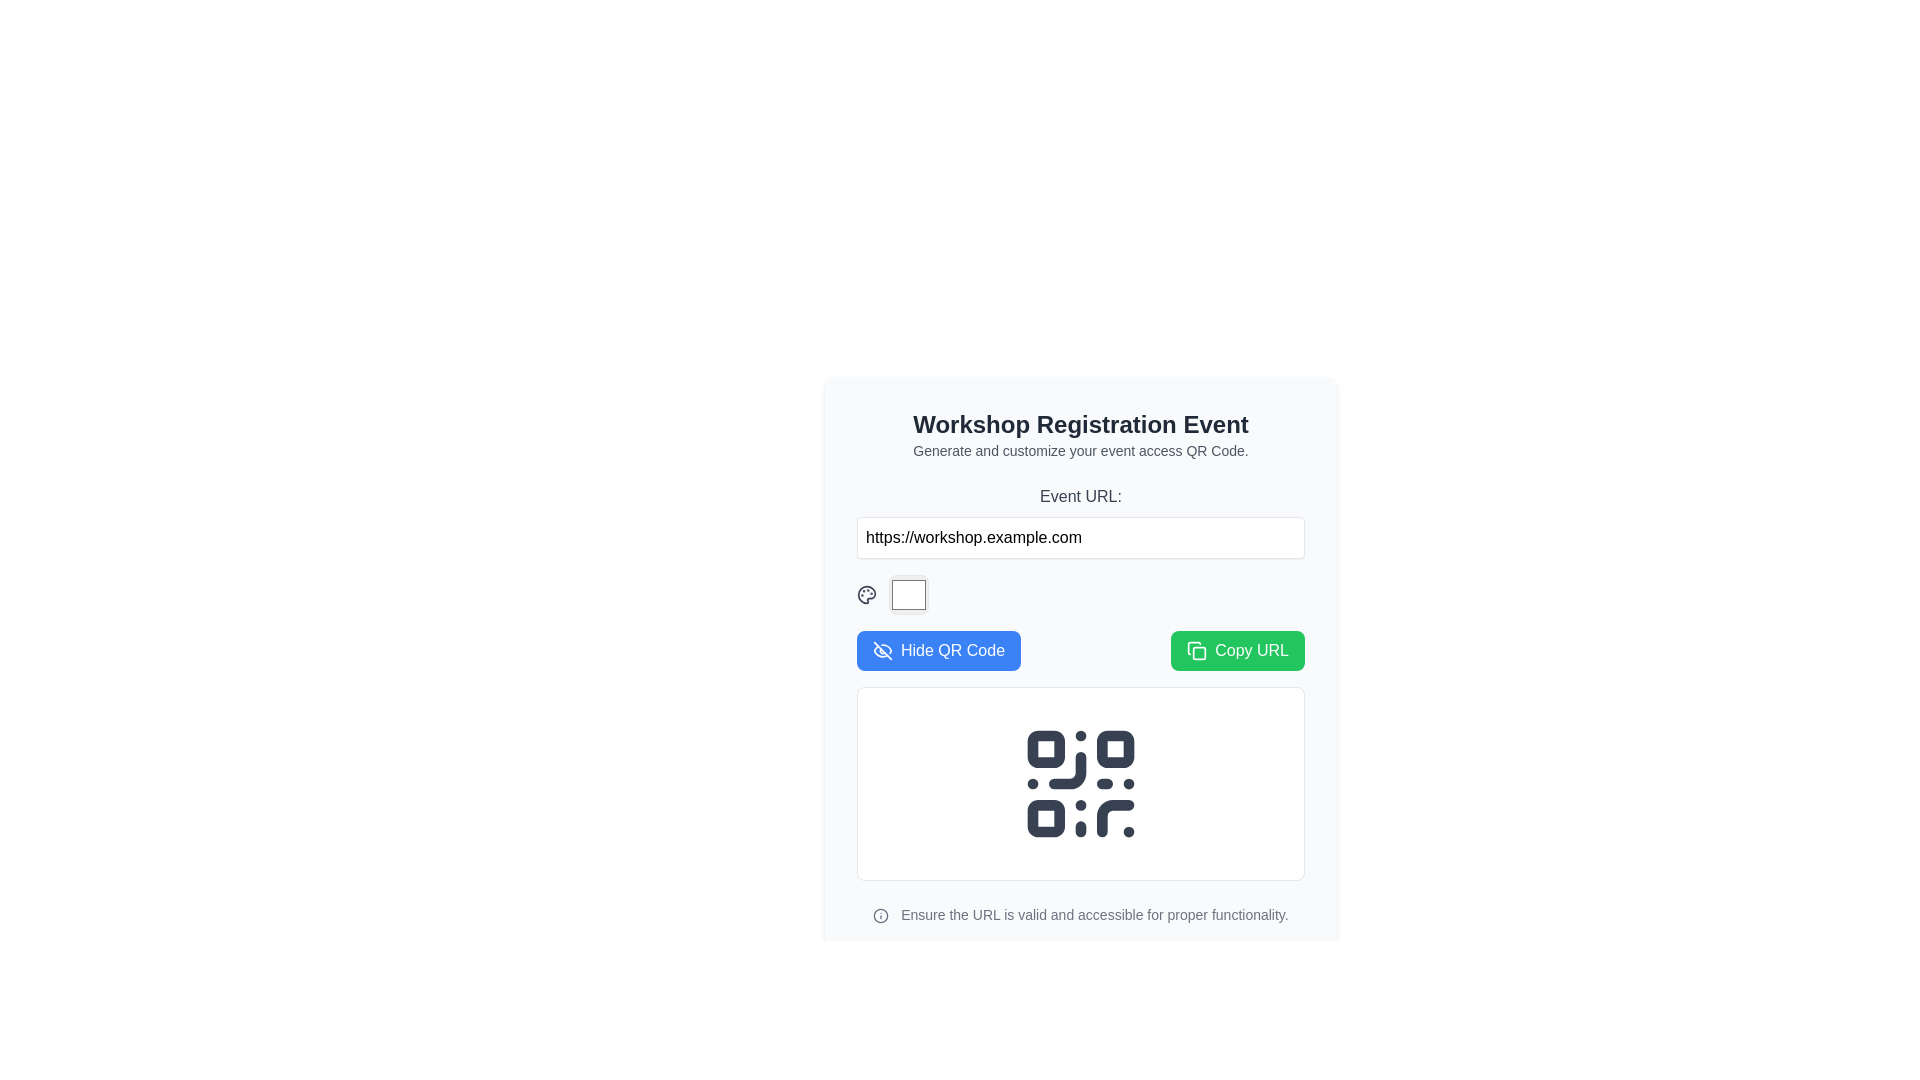 The height and width of the screenshot is (1080, 1920). I want to click on the 'Copy URL' button, which has a green background, rounded edges, and is positioned to the right of the 'Hide QR Code' button, so click(1237, 651).